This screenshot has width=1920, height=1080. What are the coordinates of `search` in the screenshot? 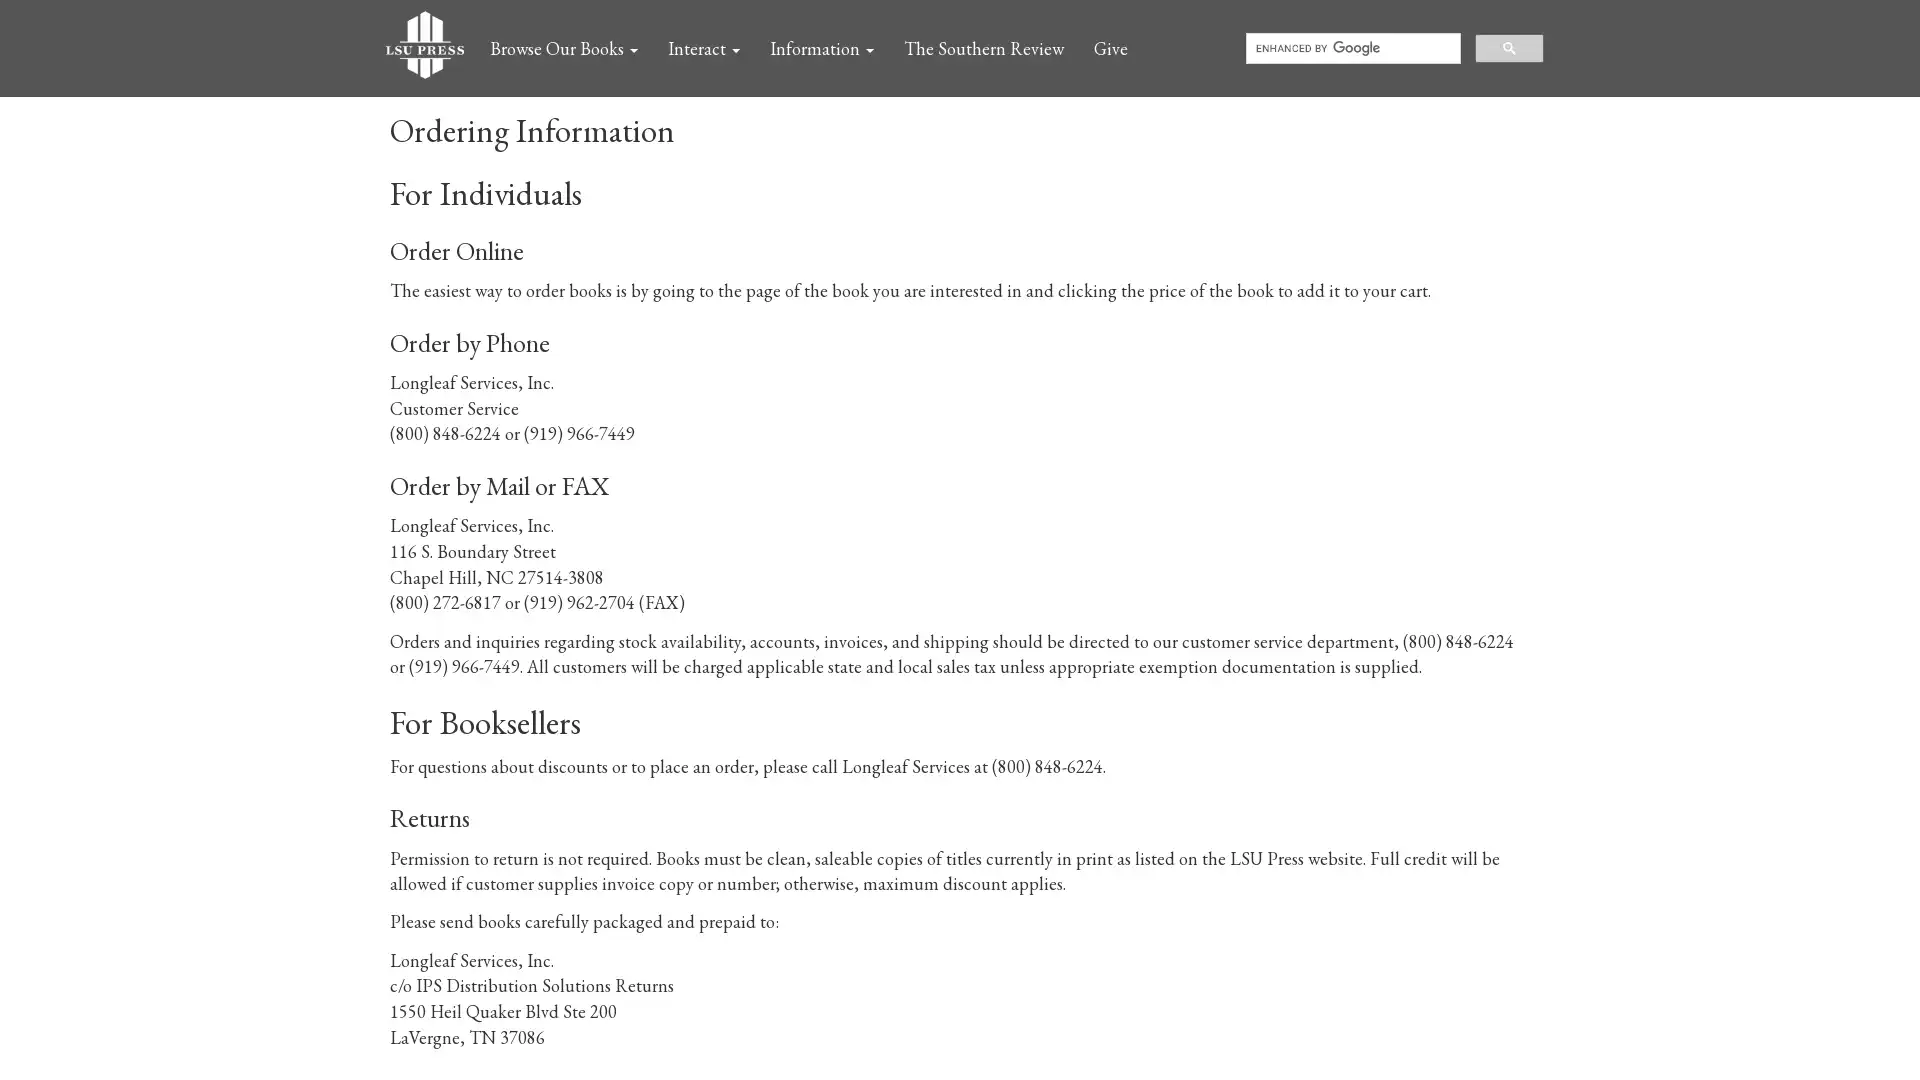 It's located at (1509, 46).